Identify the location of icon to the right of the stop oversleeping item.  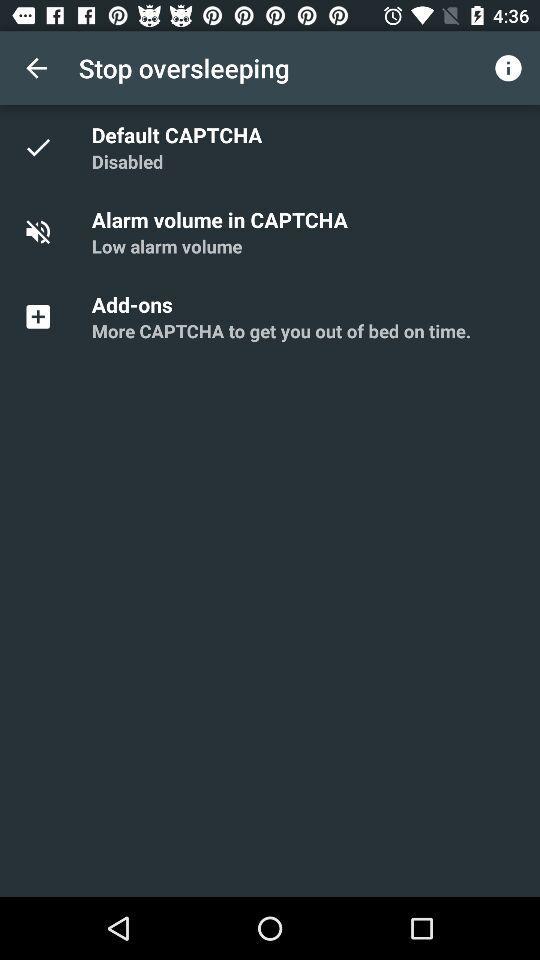
(508, 68).